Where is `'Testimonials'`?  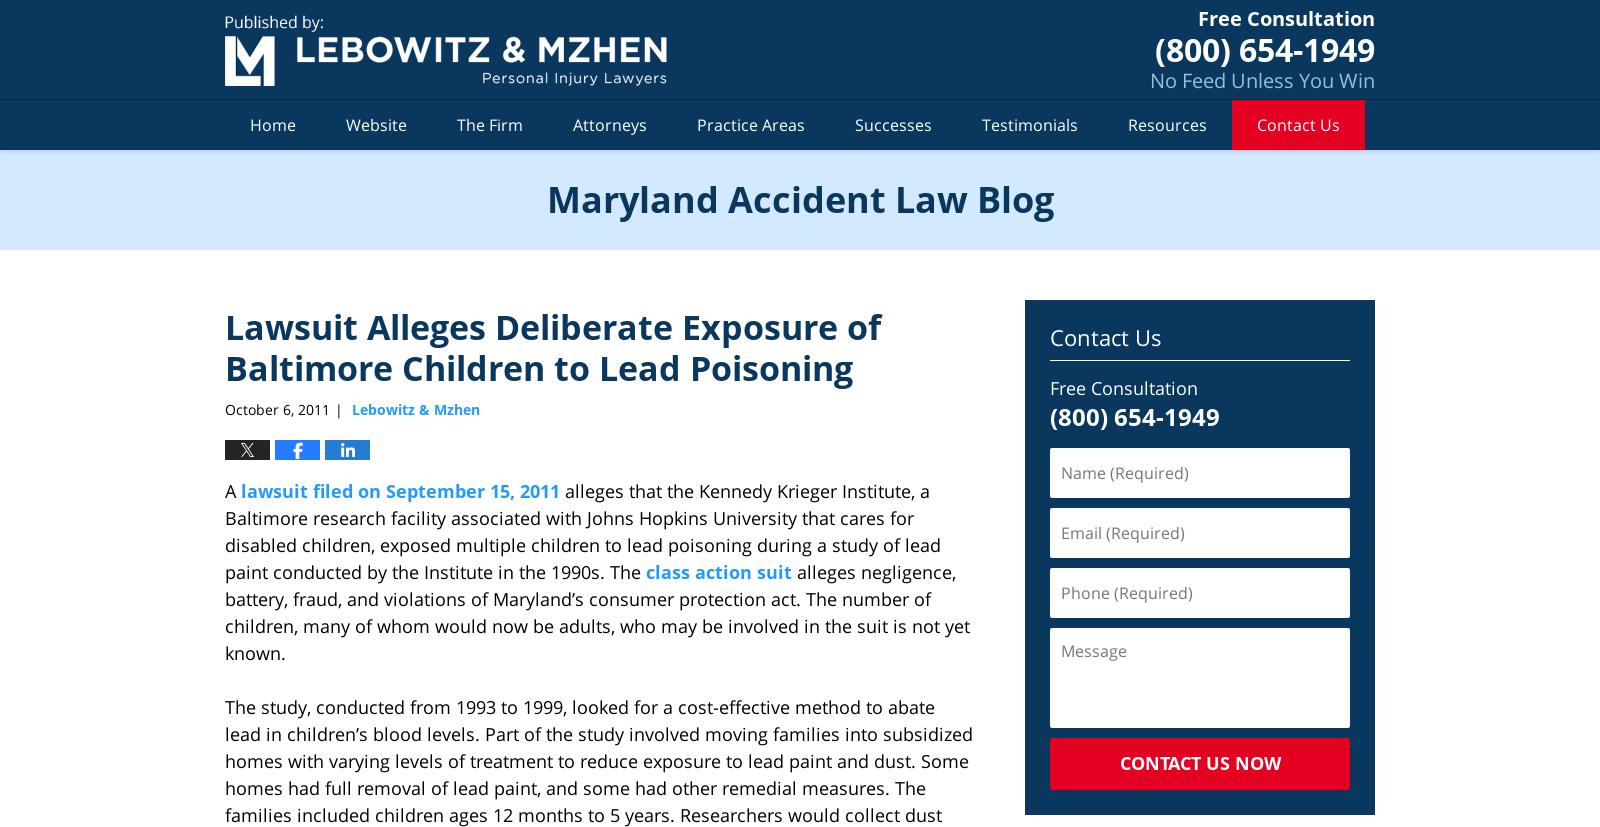 'Testimonials' is located at coordinates (1030, 123).